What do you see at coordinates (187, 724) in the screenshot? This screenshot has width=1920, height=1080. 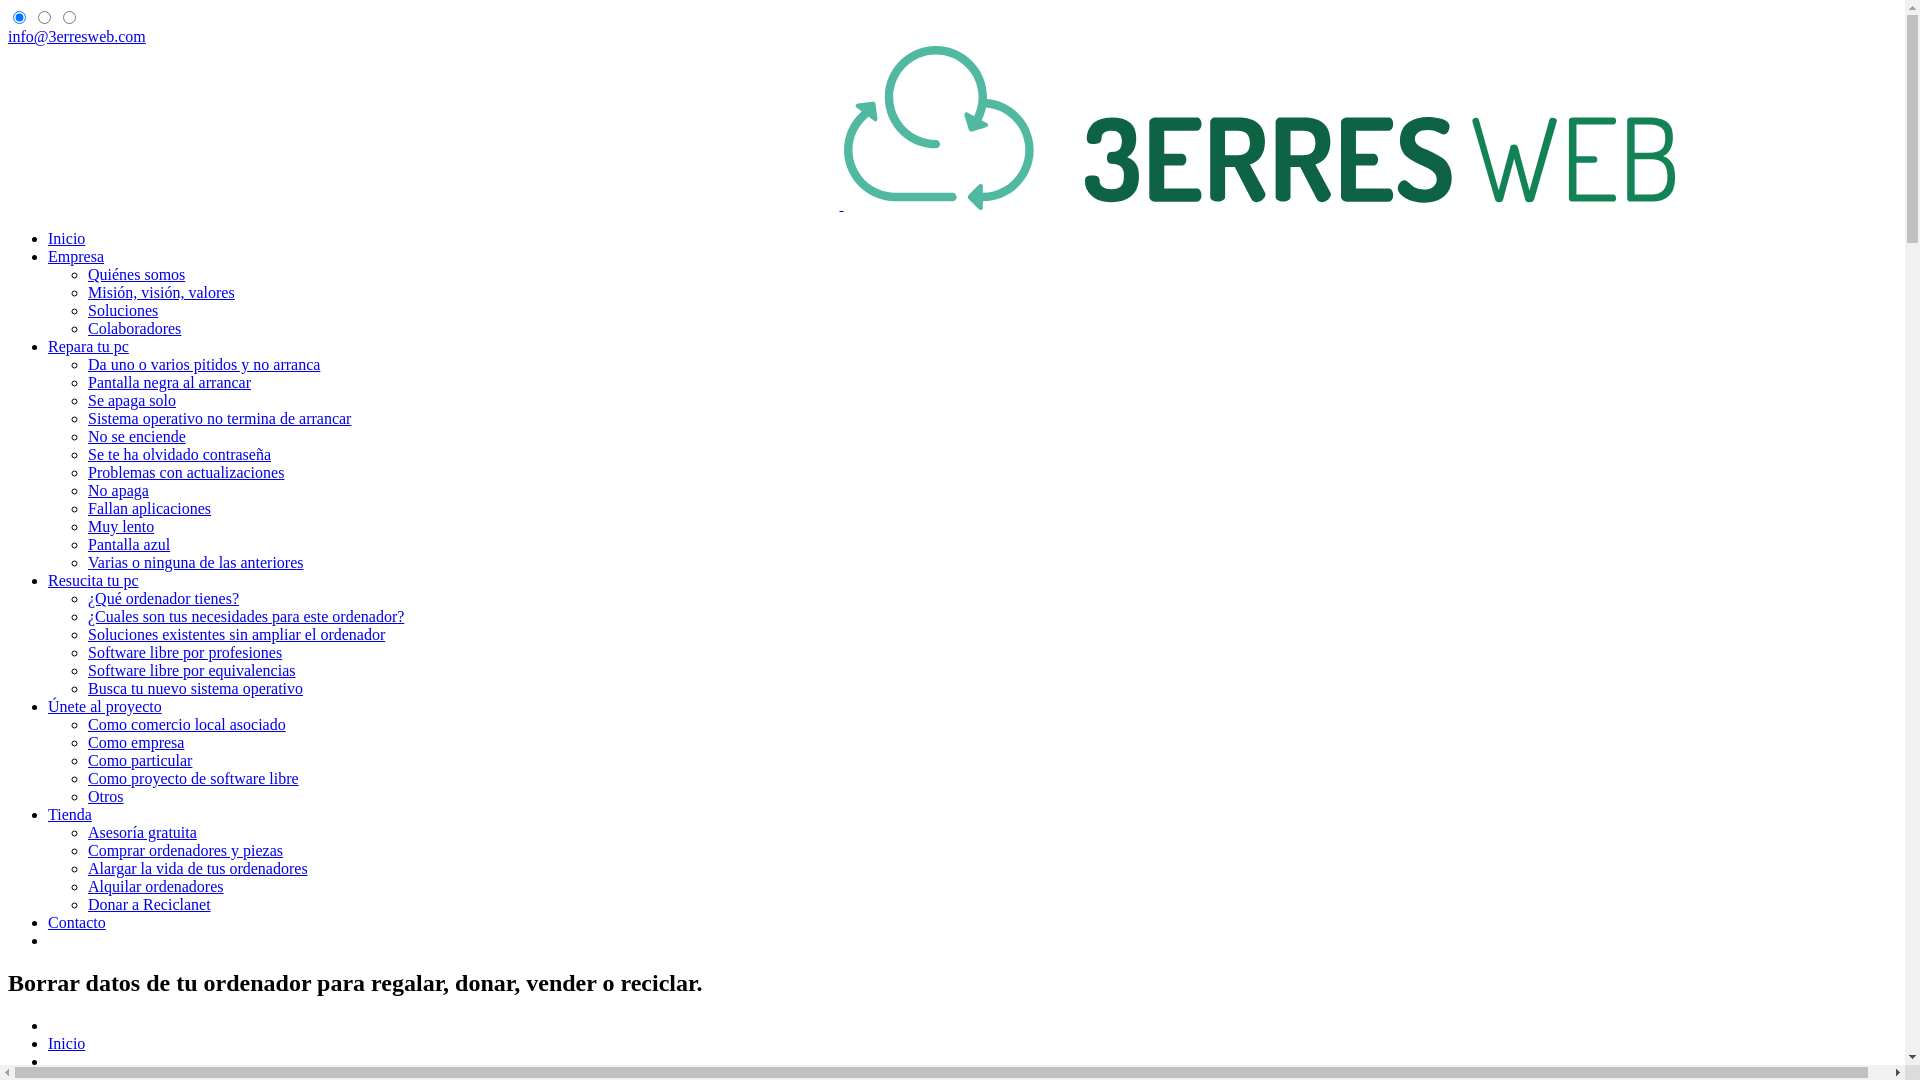 I see `'Como comercio local asociado'` at bounding box center [187, 724].